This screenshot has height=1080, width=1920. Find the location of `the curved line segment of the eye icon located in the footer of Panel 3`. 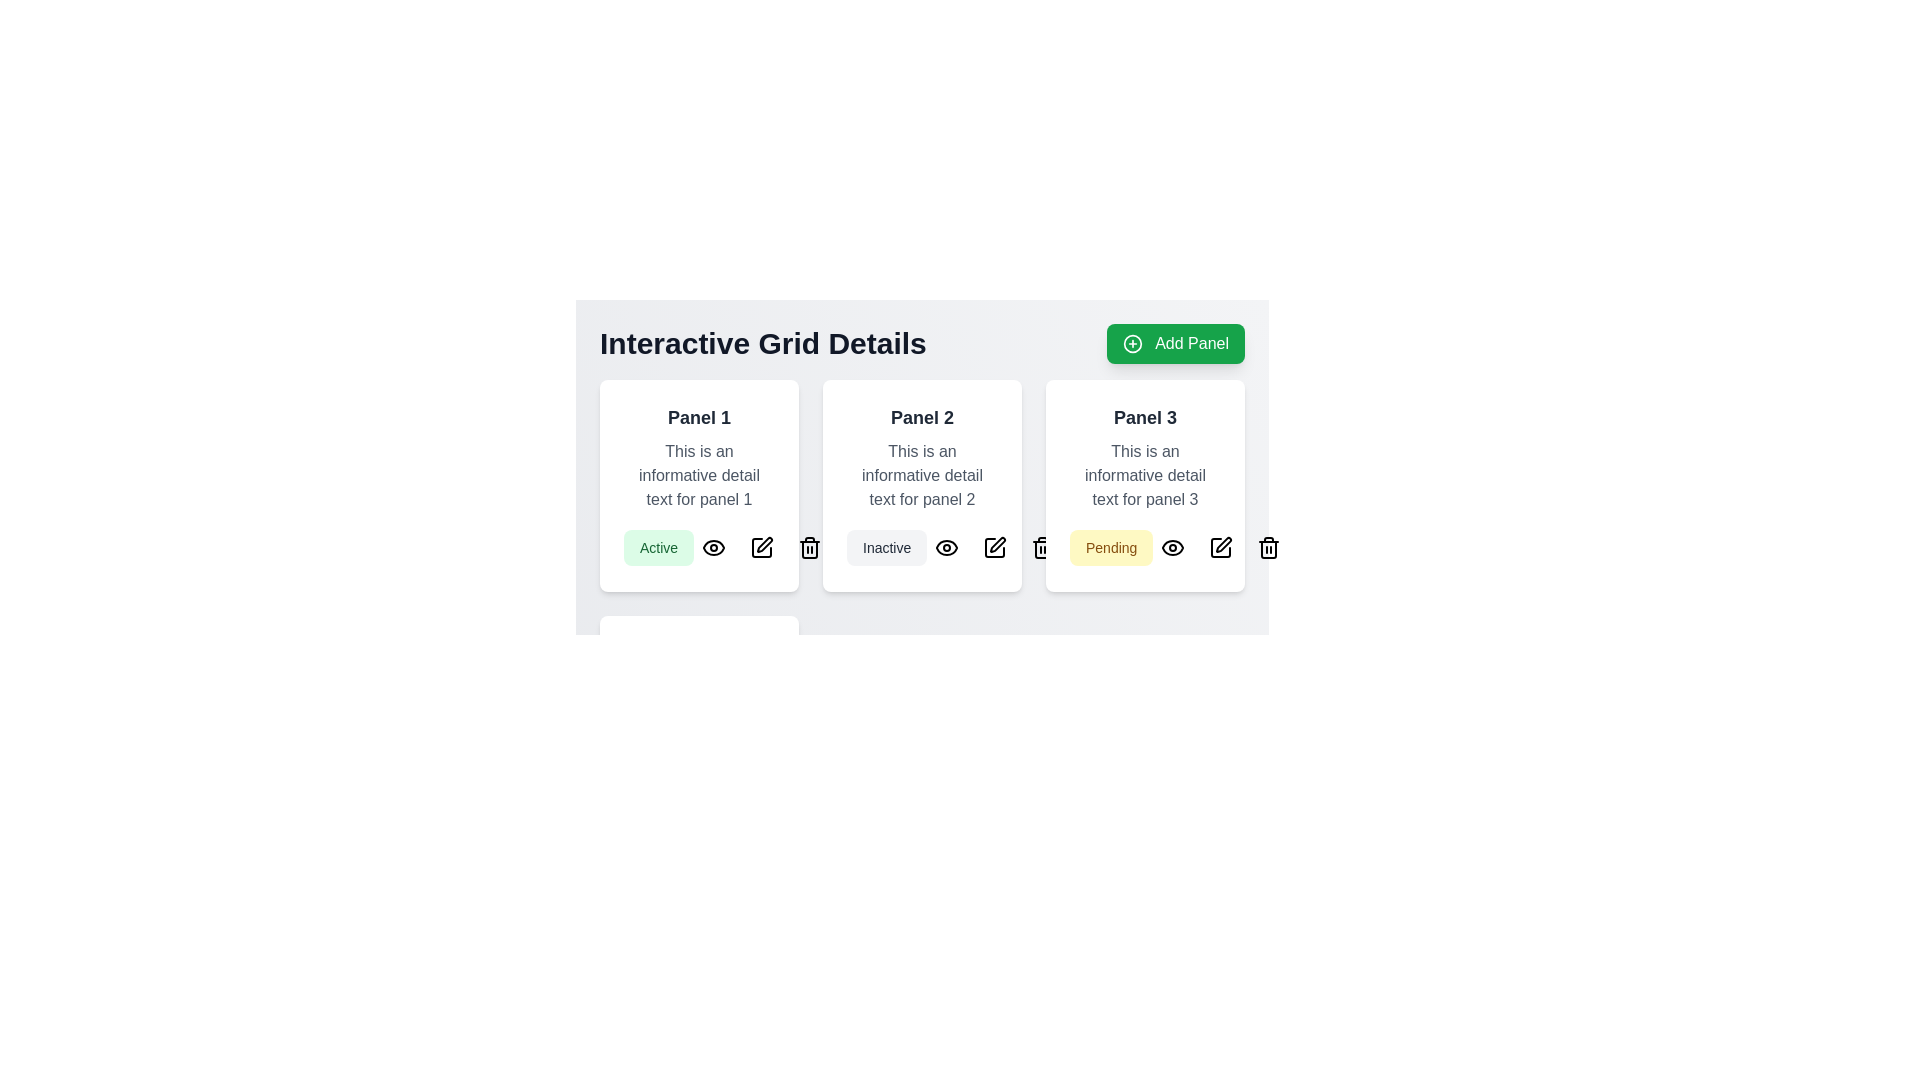

the curved line segment of the eye icon located in the footer of Panel 3 is located at coordinates (1173, 547).